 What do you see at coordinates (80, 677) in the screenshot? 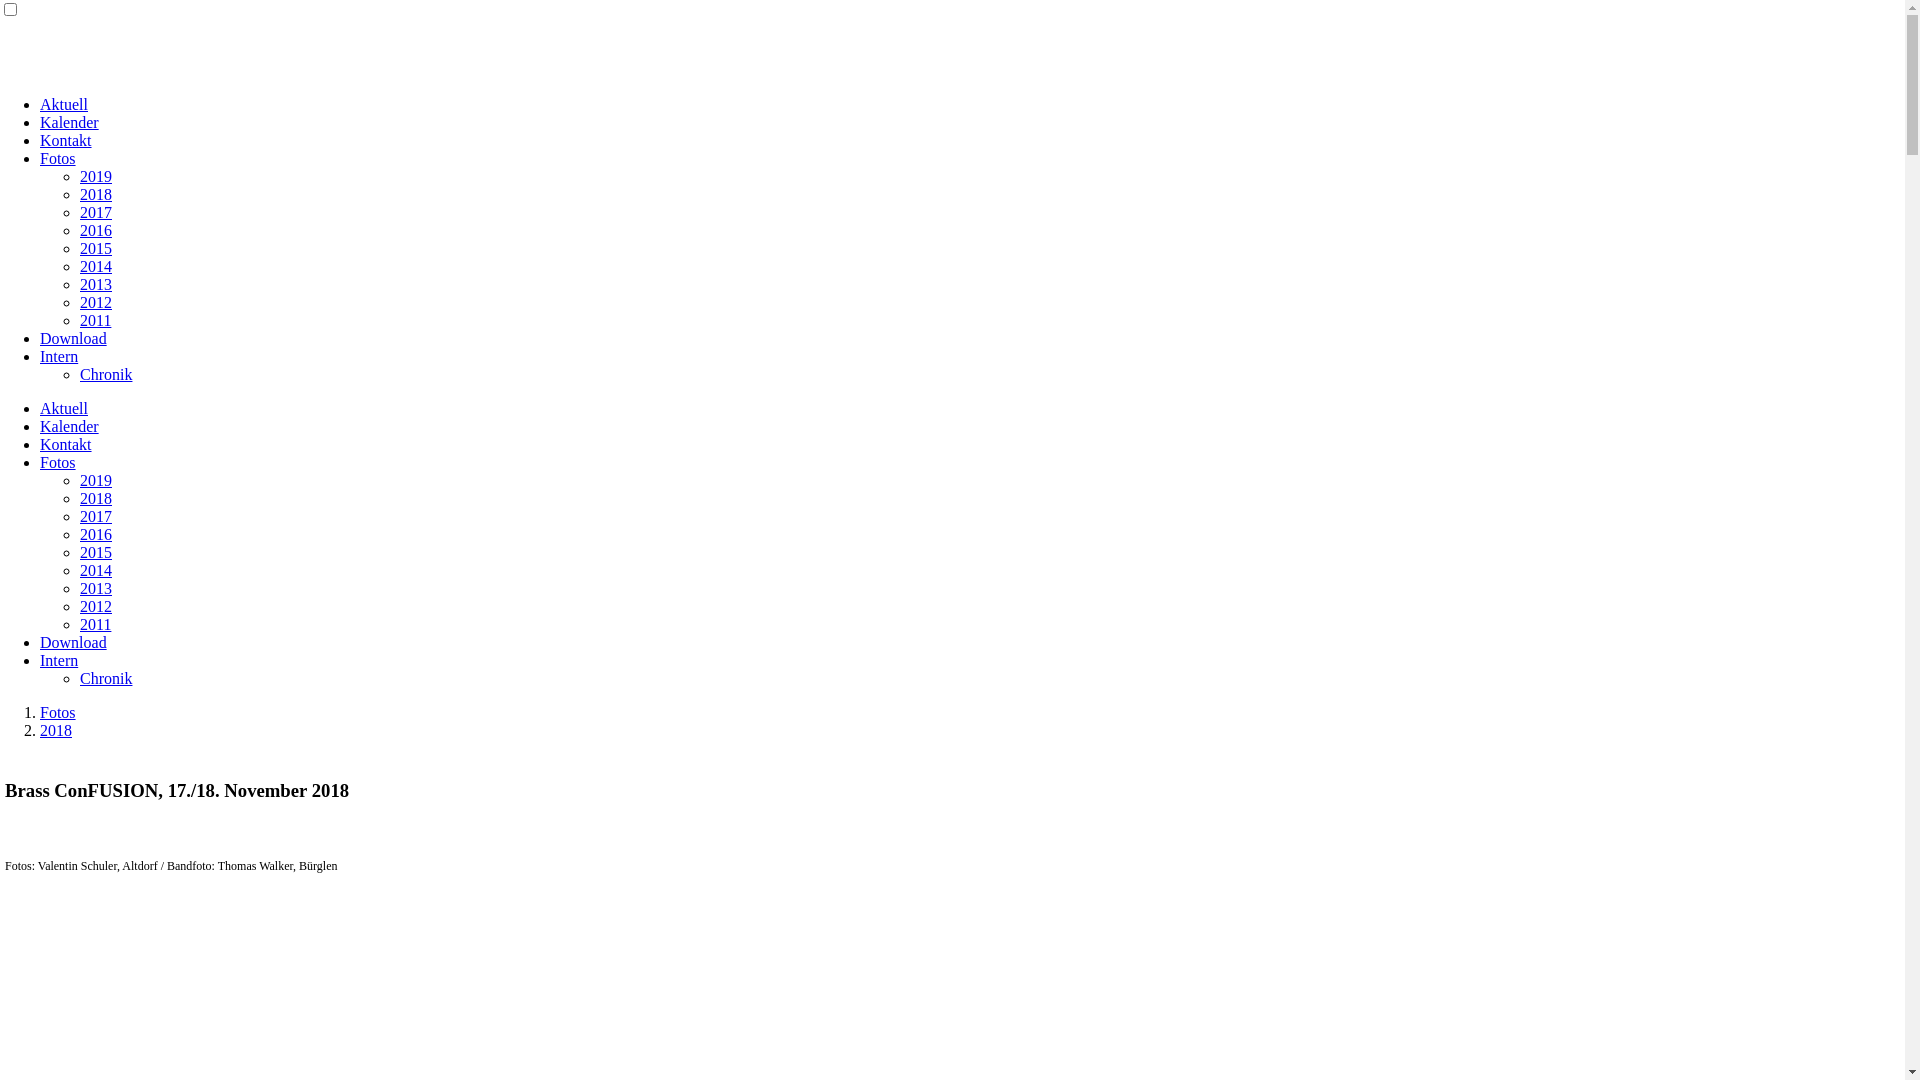
I see `'Chronik'` at bounding box center [80, 677].